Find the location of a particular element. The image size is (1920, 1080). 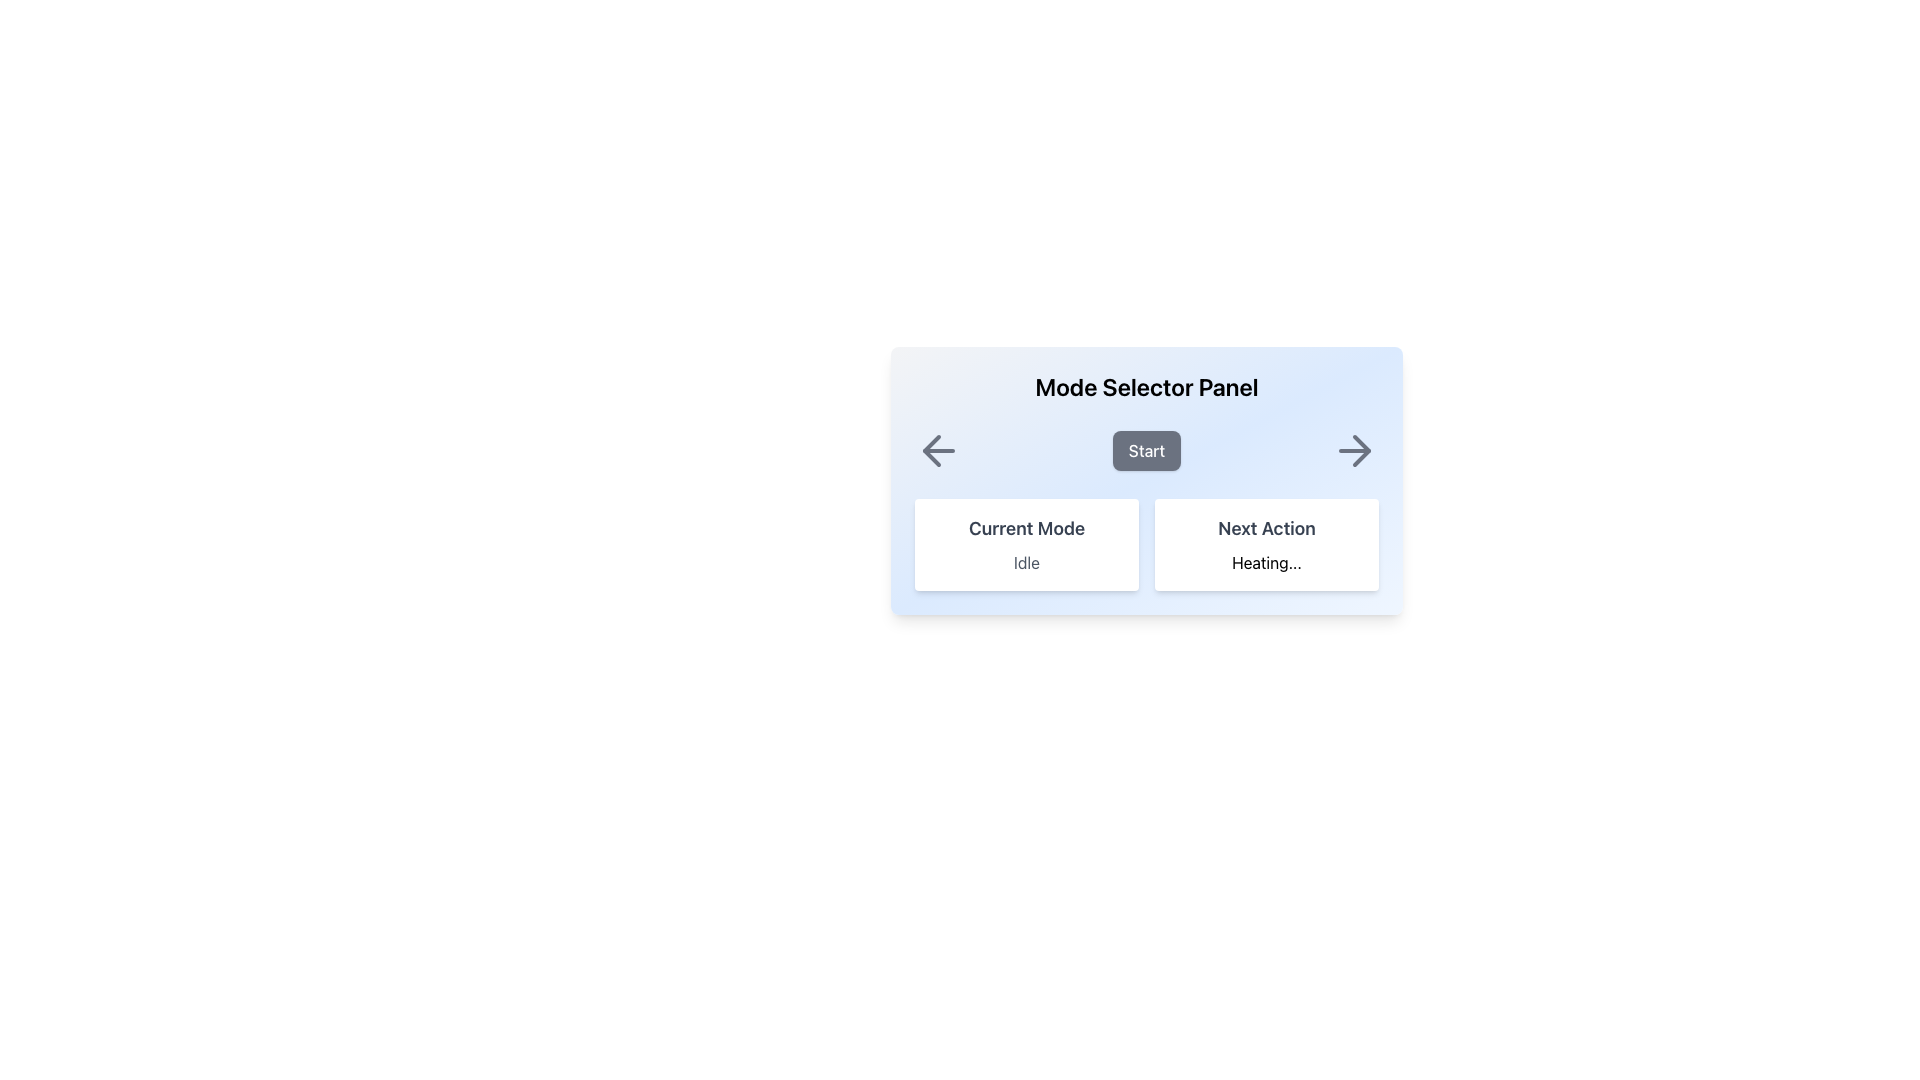

the leftward navigation arrow icon located near the upper-left corner of the mode selector panel is located at coordinates (938, 451).